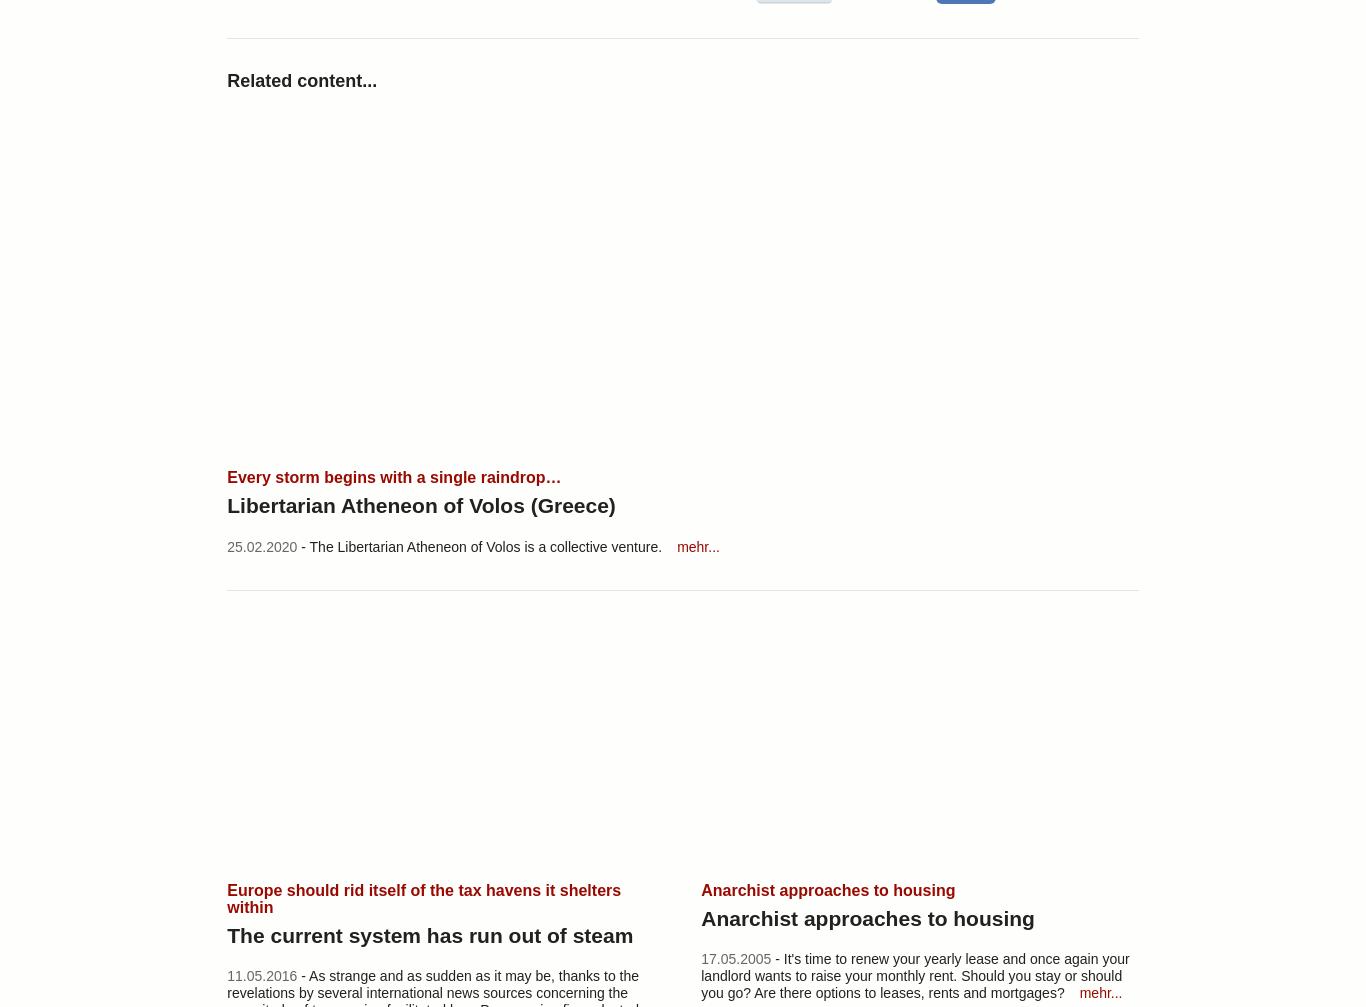 This screenshot has height=1007, width=1366. I want to click on 'Related content...', so click(302, 80).